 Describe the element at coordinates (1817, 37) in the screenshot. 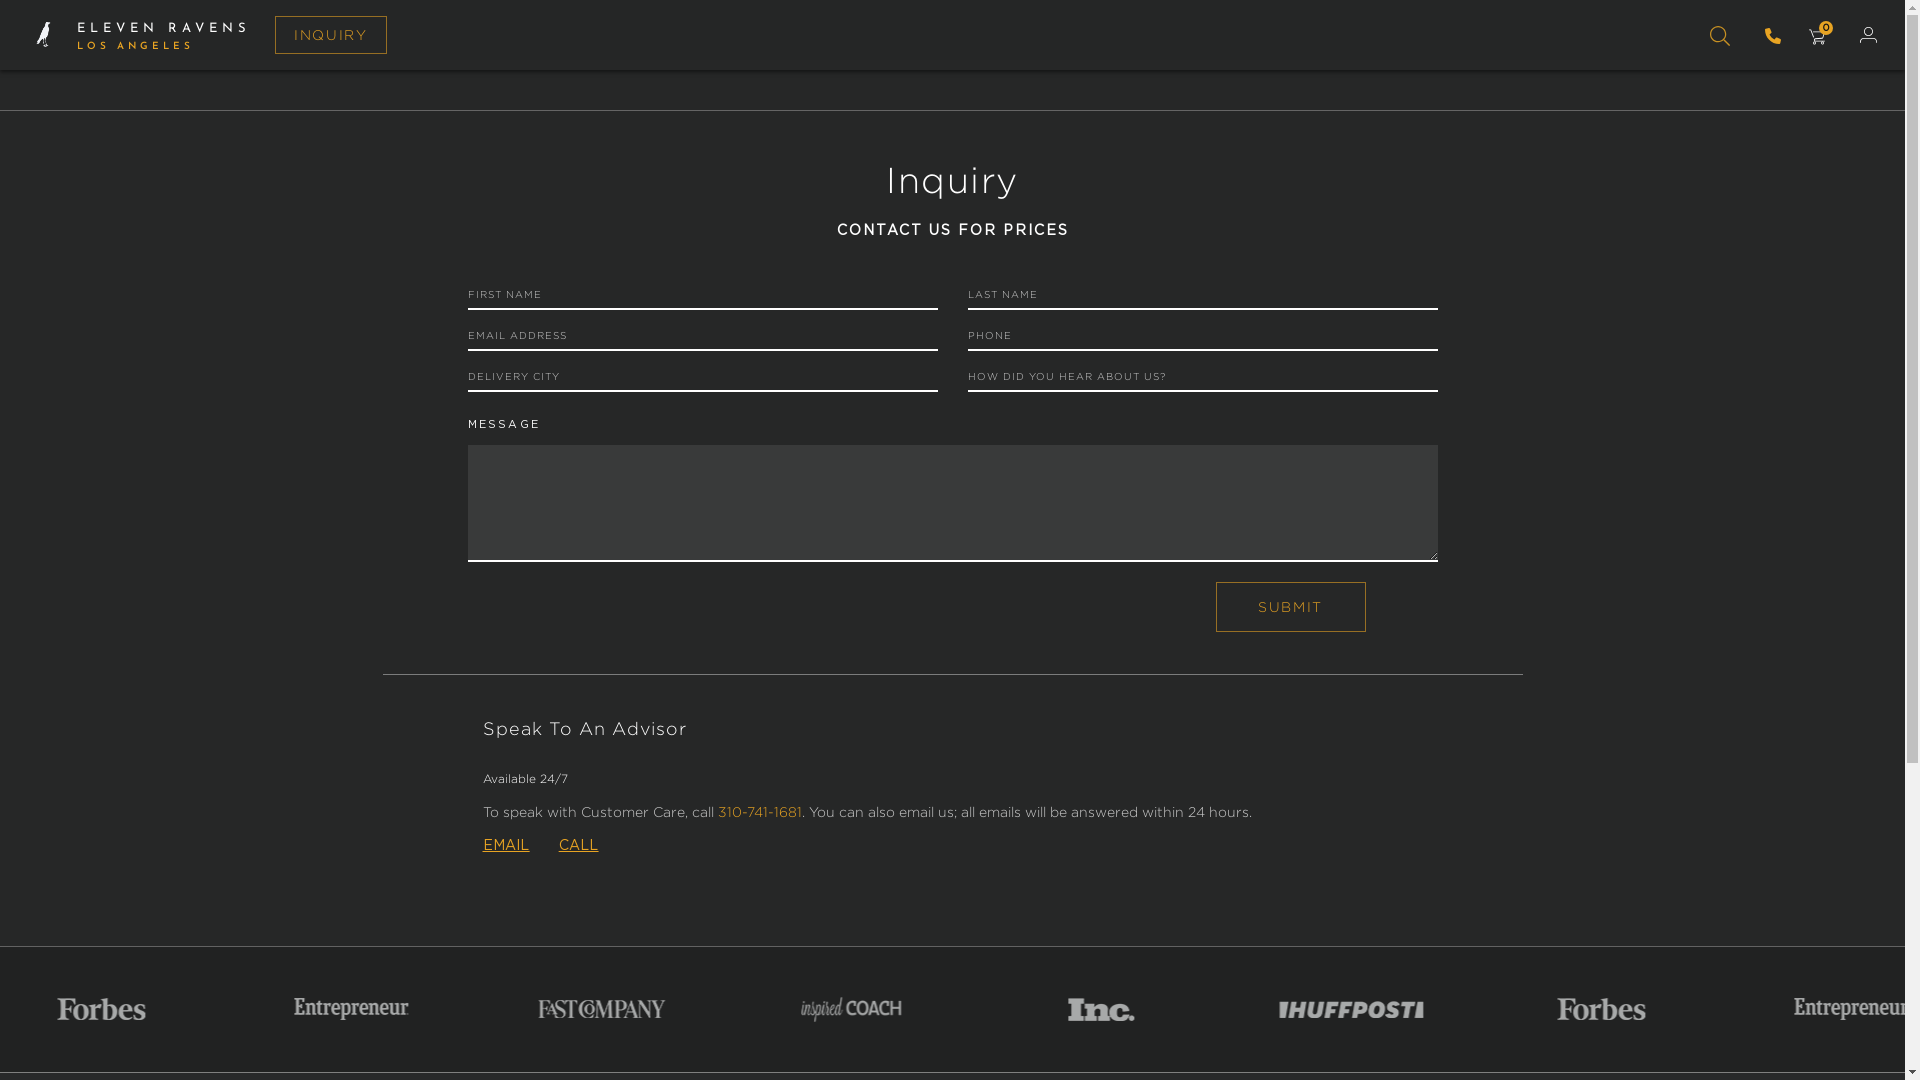

I see `'CART CART` at that location.